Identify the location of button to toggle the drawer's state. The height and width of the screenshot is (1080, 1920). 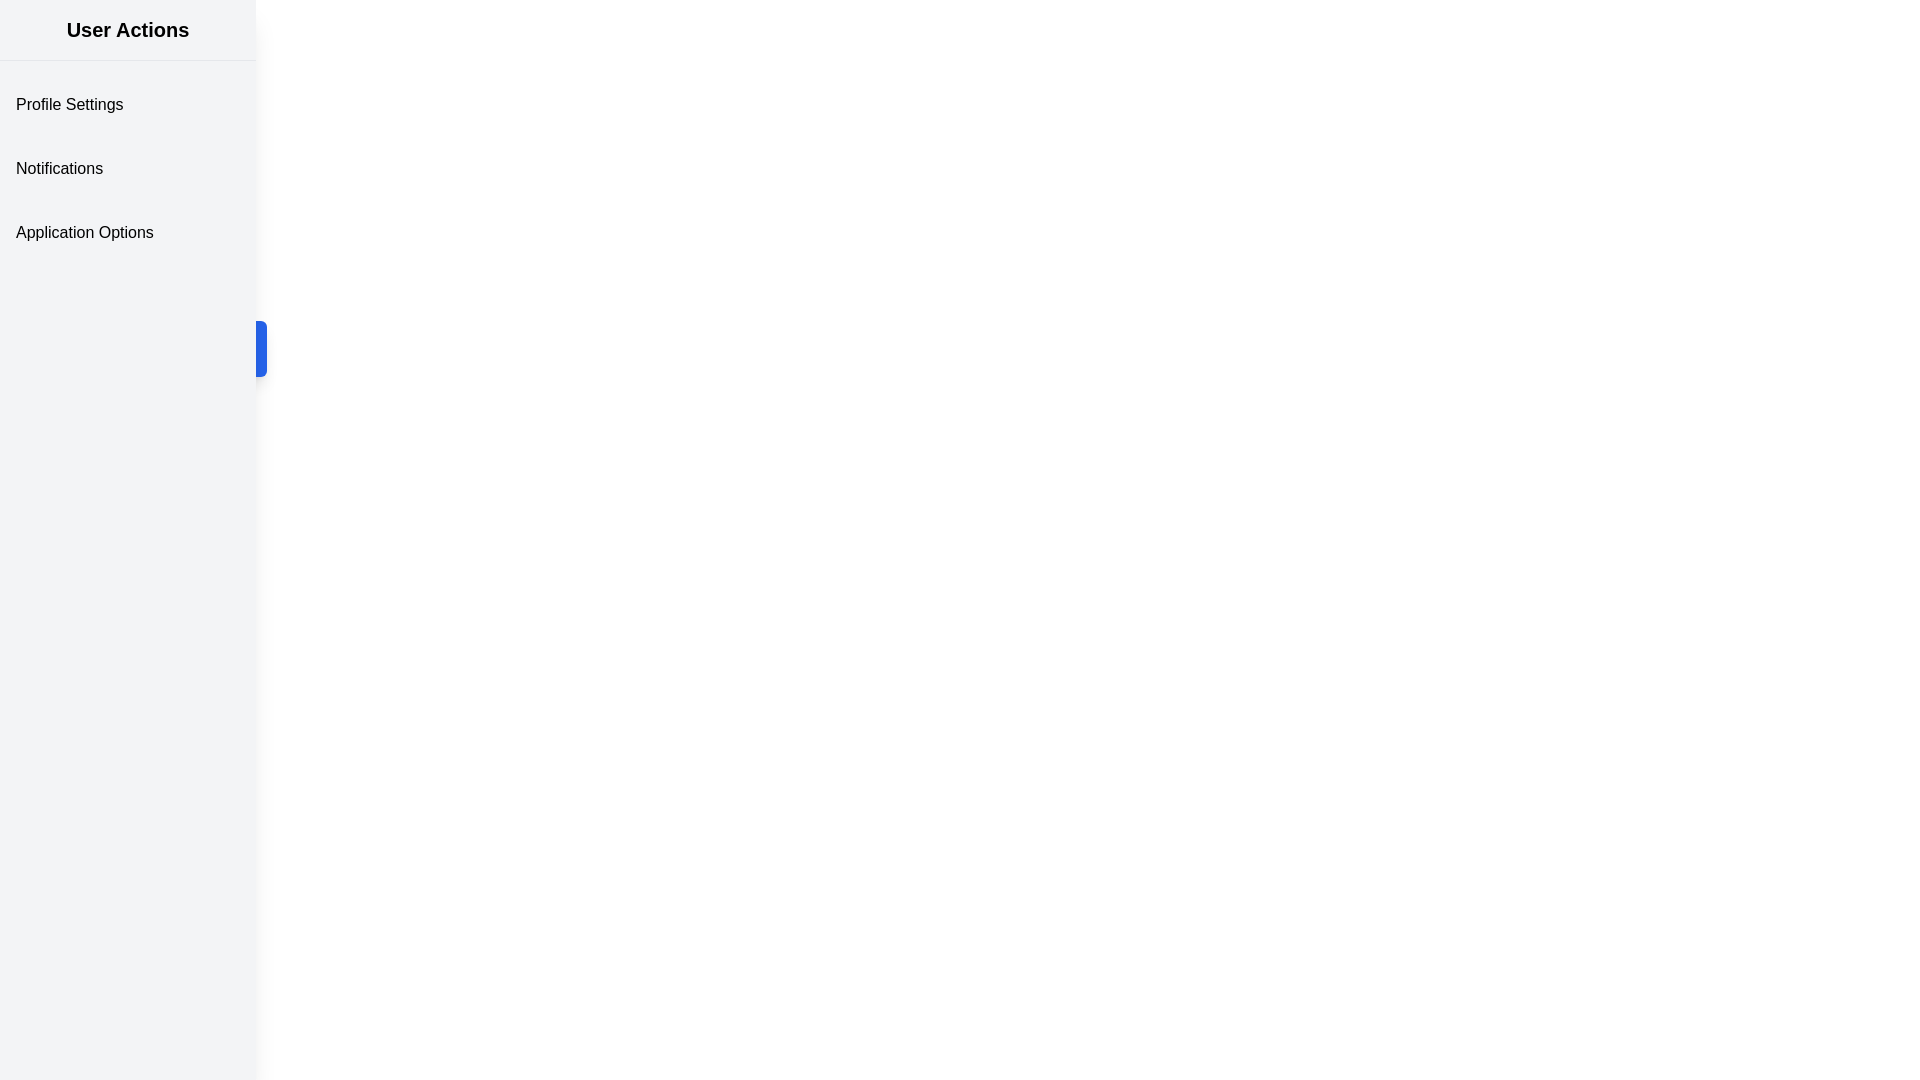
(239, 347).